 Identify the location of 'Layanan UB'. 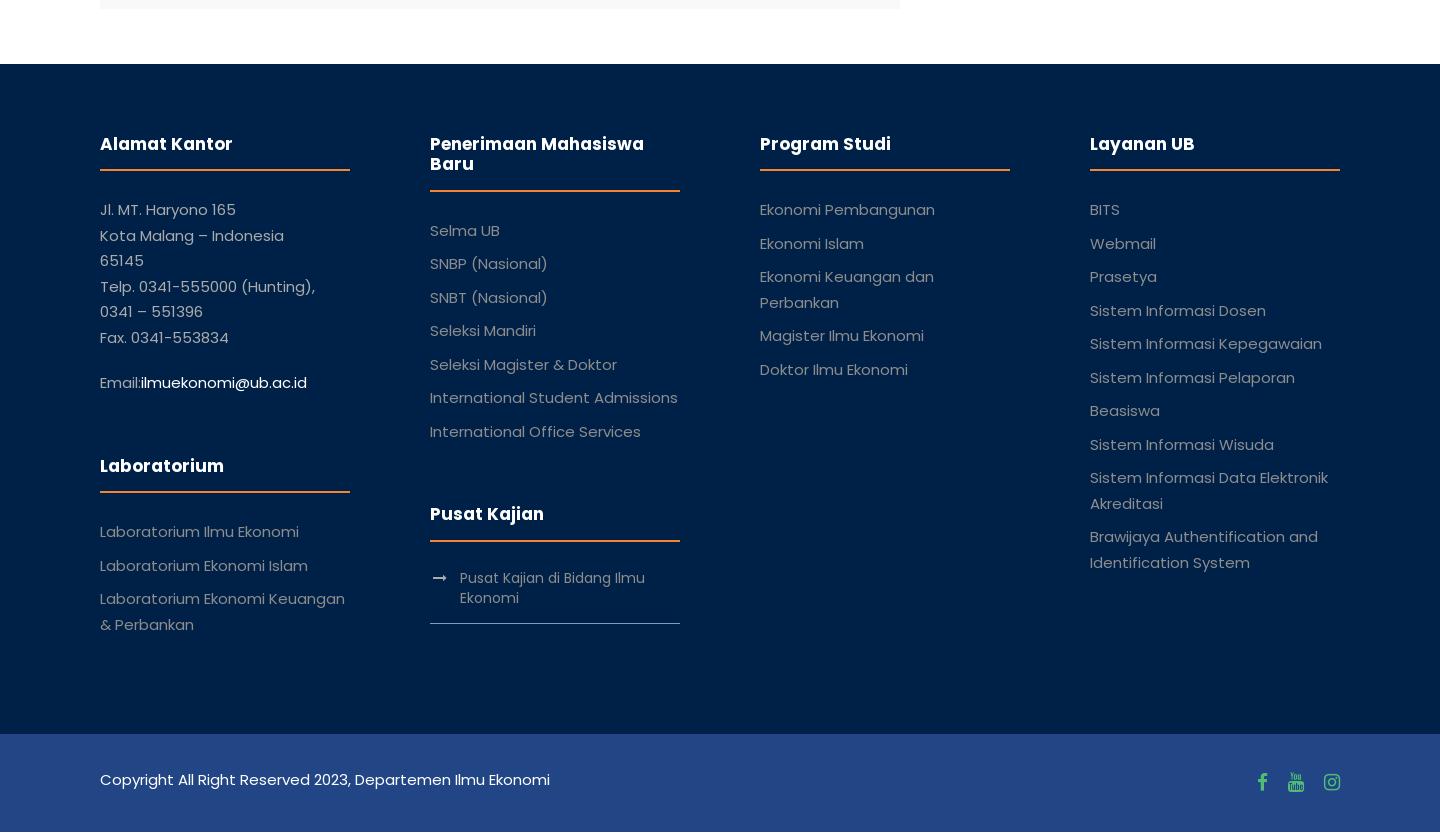
(1142, 143).